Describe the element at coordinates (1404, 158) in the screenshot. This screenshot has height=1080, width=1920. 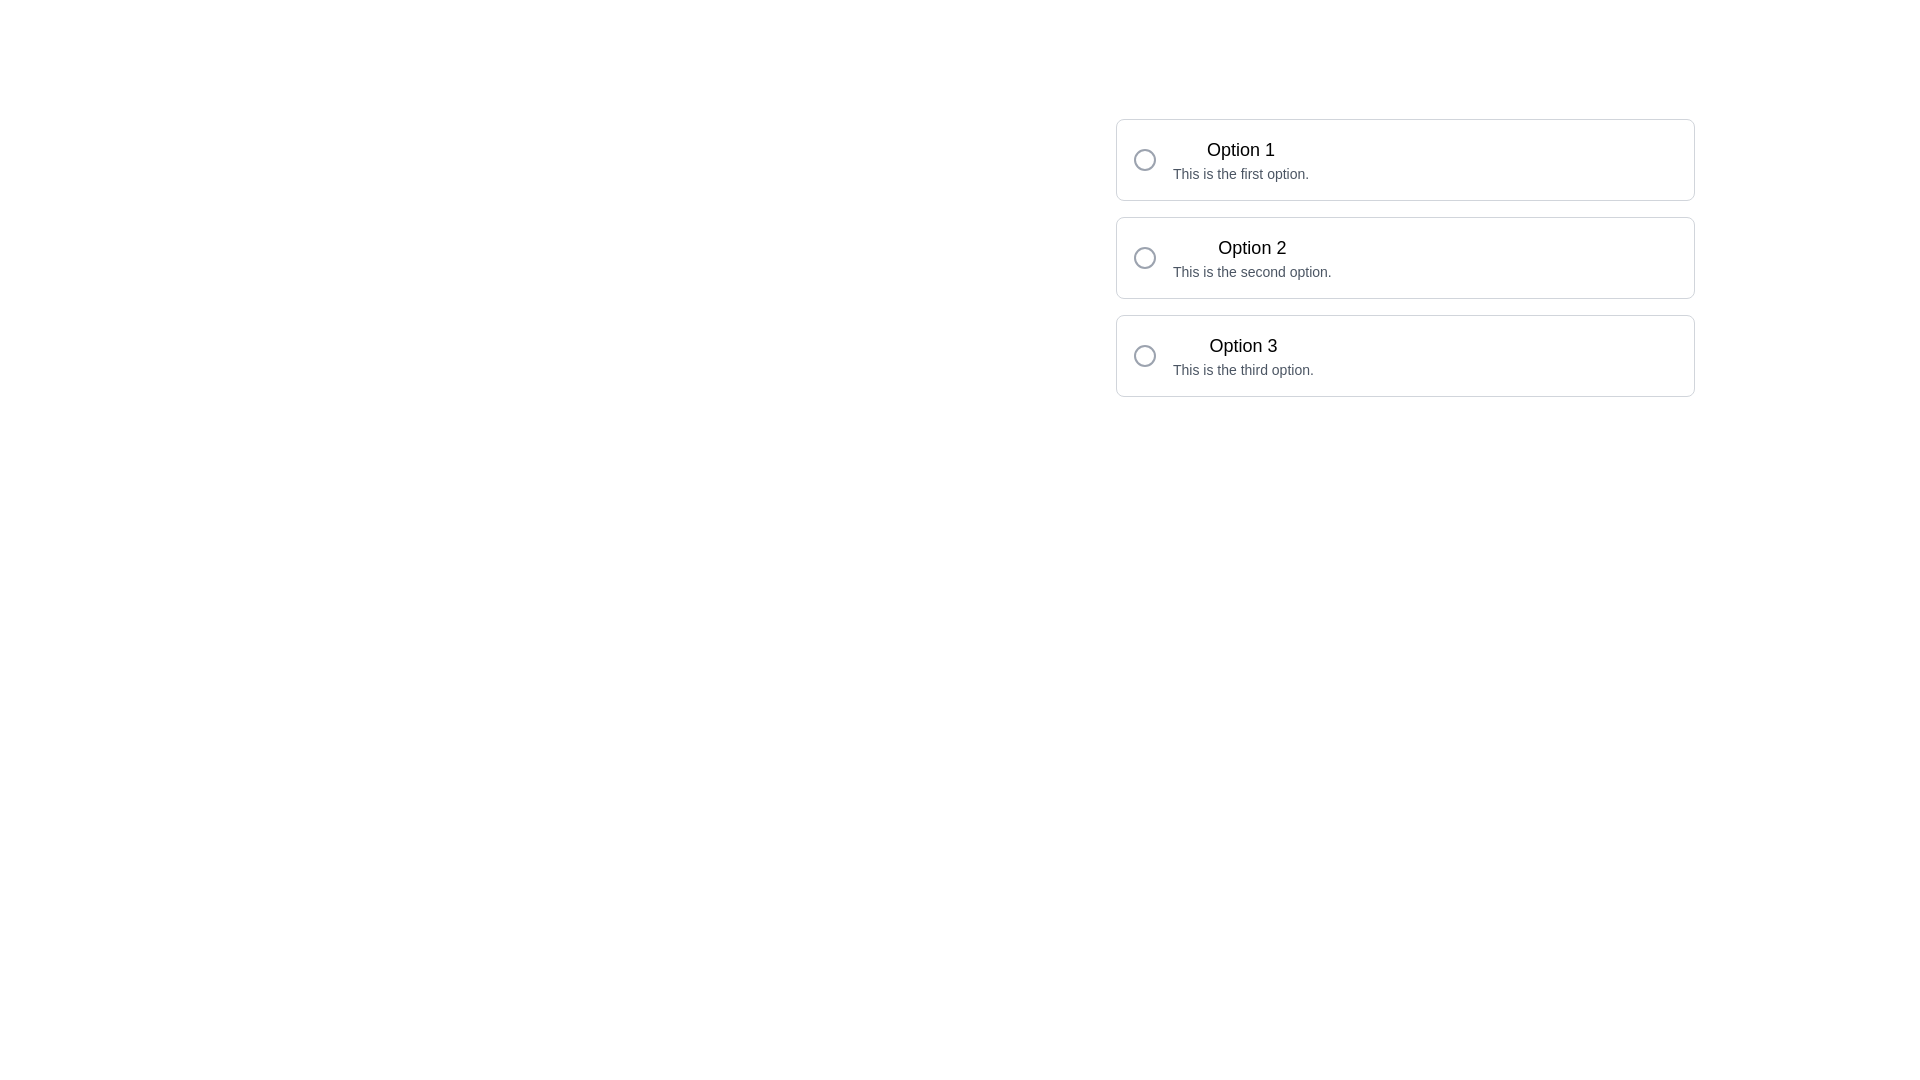
I see `the first selectable option card, which functions as a radio button, located at the top of the group` at that location.